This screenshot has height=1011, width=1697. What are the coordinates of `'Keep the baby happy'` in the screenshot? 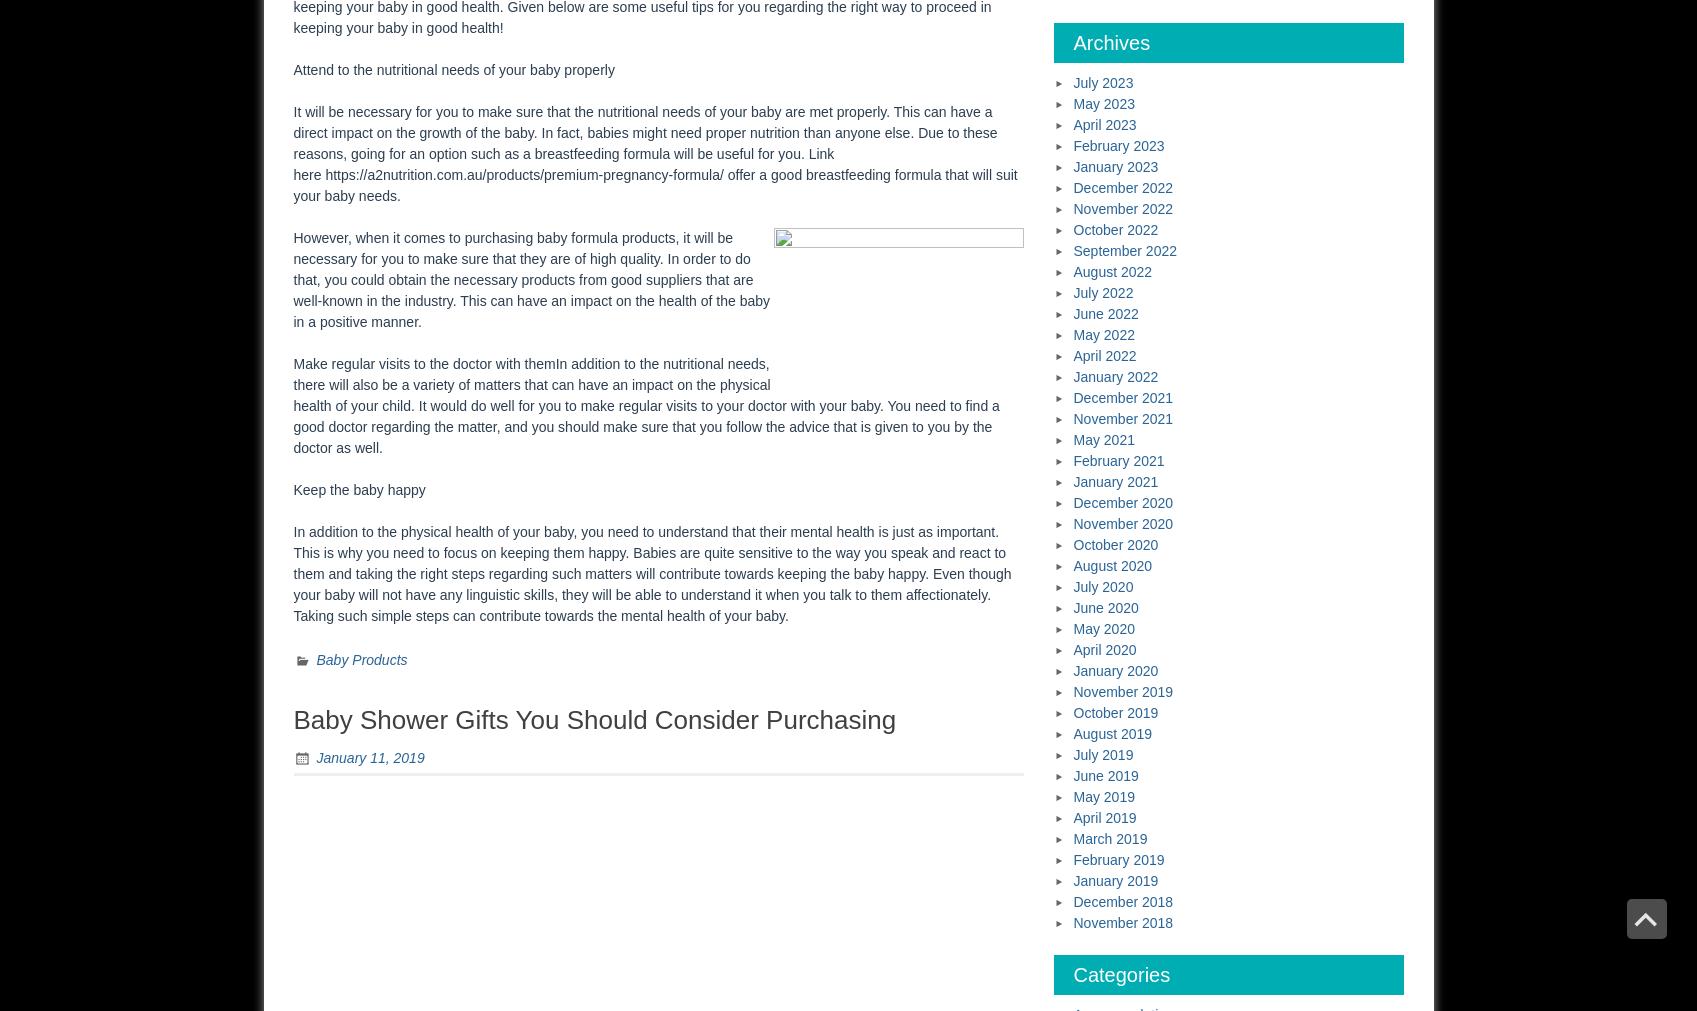 It's located at (358, 488).